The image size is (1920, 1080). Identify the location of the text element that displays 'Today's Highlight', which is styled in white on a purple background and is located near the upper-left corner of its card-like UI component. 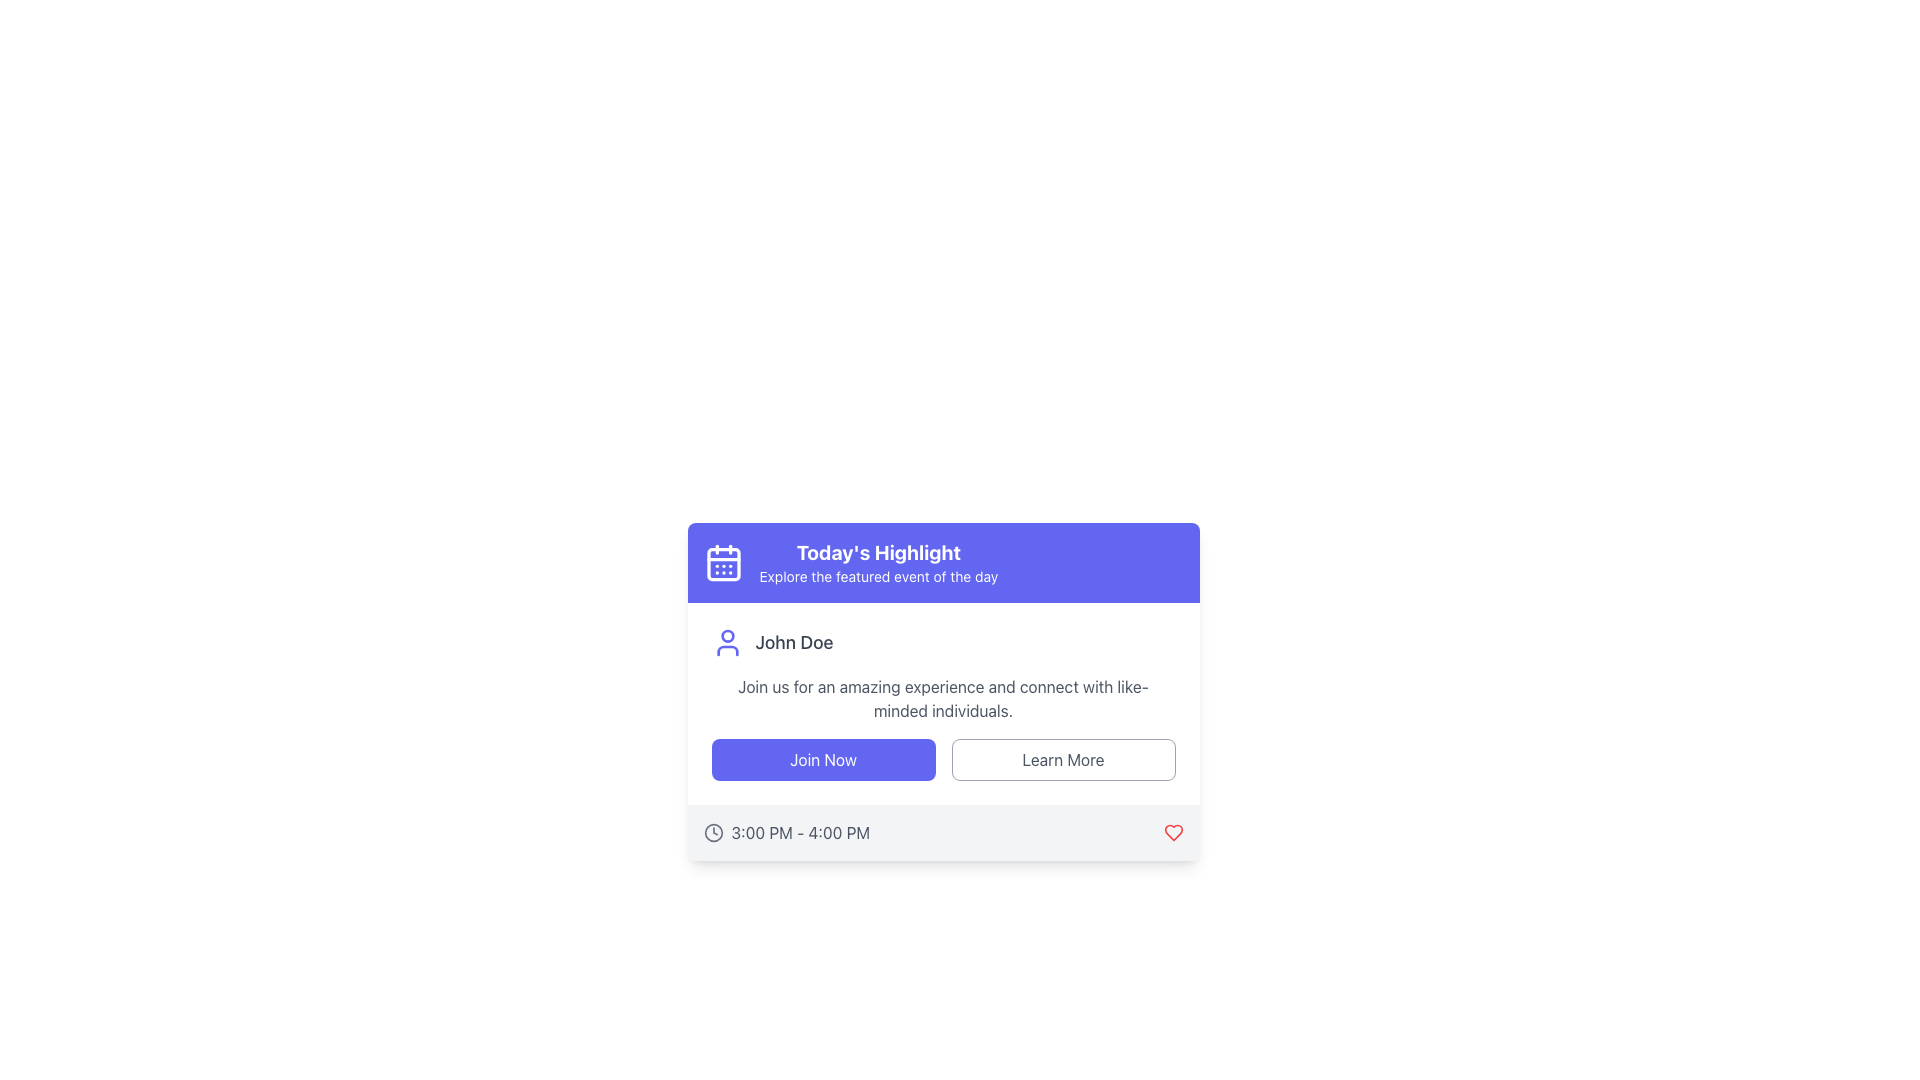
(878, 552).